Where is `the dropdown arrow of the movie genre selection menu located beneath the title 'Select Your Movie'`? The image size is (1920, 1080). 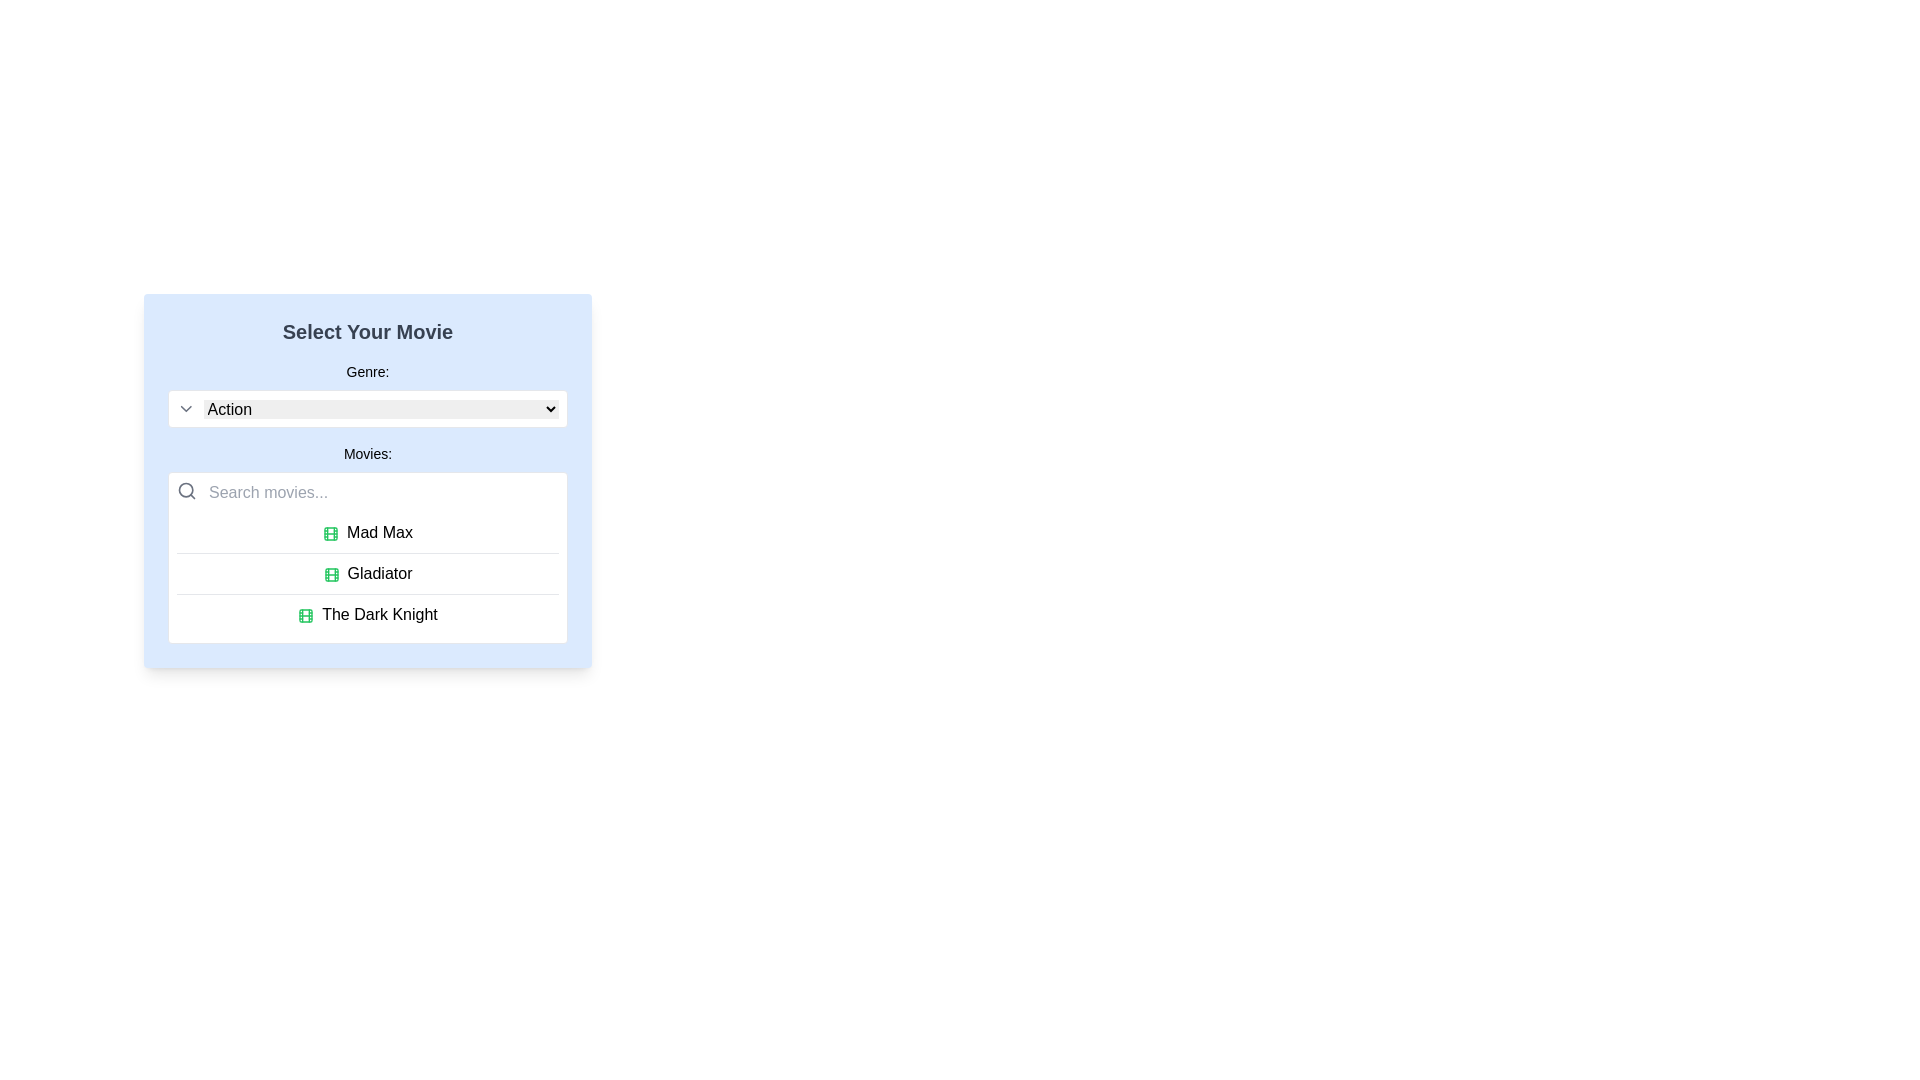 the dropdown arrow of the movie genre selection menu located beneath the title 'Select Your Movie' is located at coordinates (368, 394).